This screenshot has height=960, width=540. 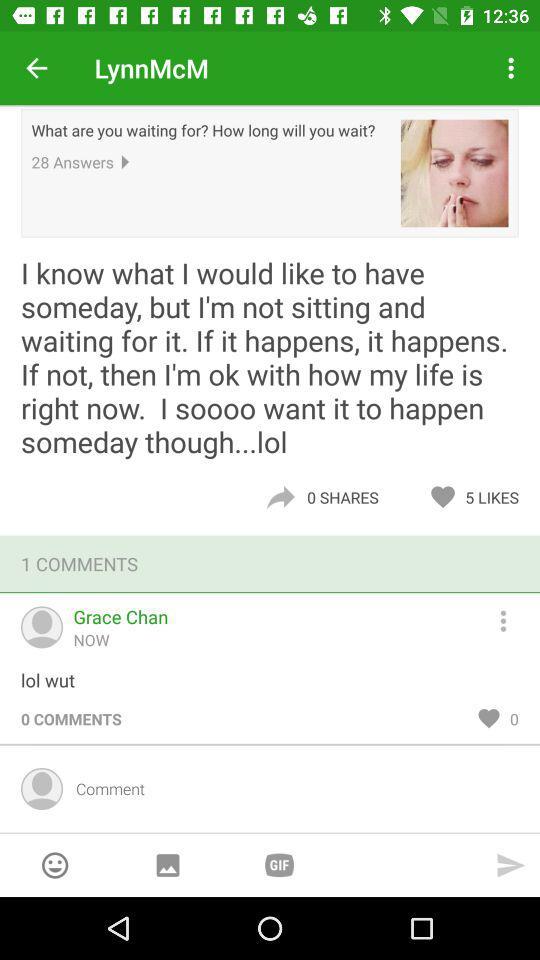 I want to click on 5 likes icon, so click(x=496, y=496).